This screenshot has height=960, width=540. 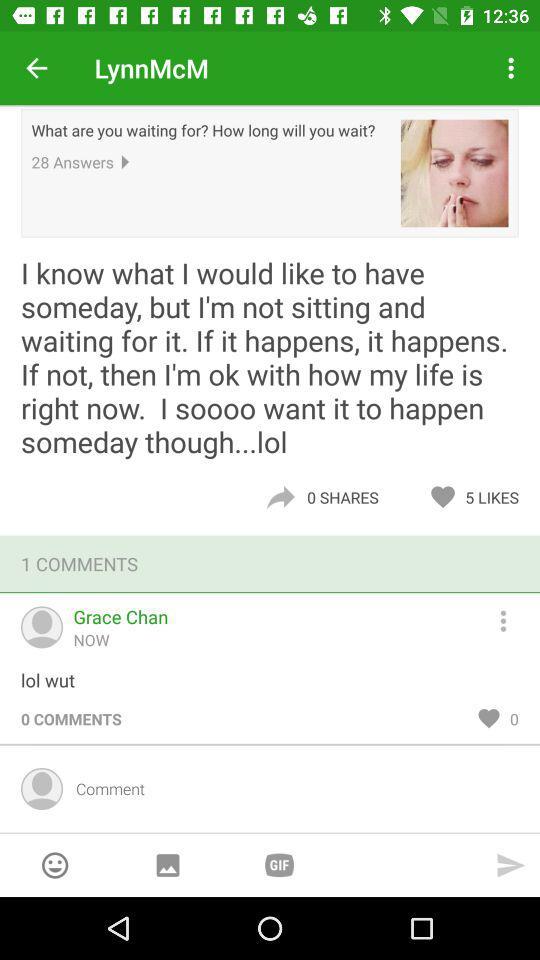 I want to click on 5 likes icon, so click(x=496, y=496).